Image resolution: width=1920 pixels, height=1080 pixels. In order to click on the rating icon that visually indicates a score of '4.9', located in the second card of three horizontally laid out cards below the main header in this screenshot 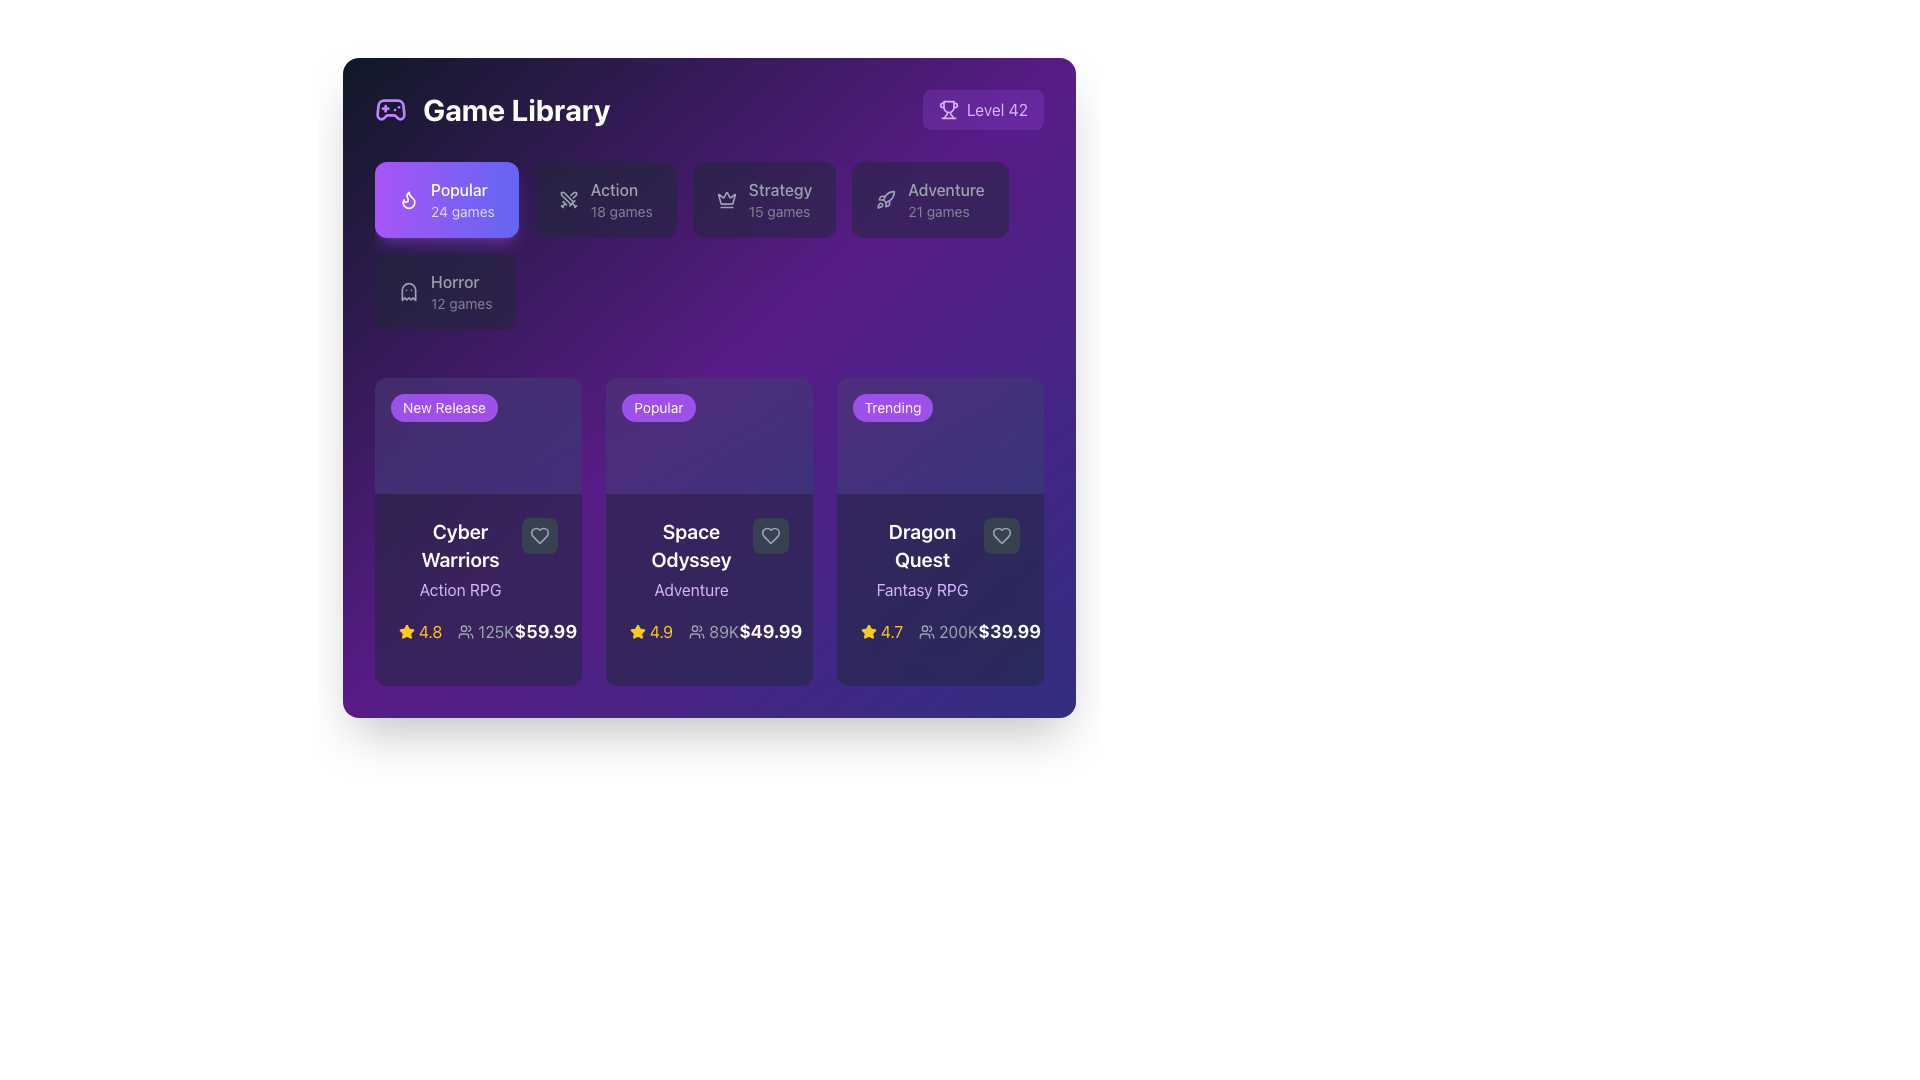, I will do `click(637, 632)`.